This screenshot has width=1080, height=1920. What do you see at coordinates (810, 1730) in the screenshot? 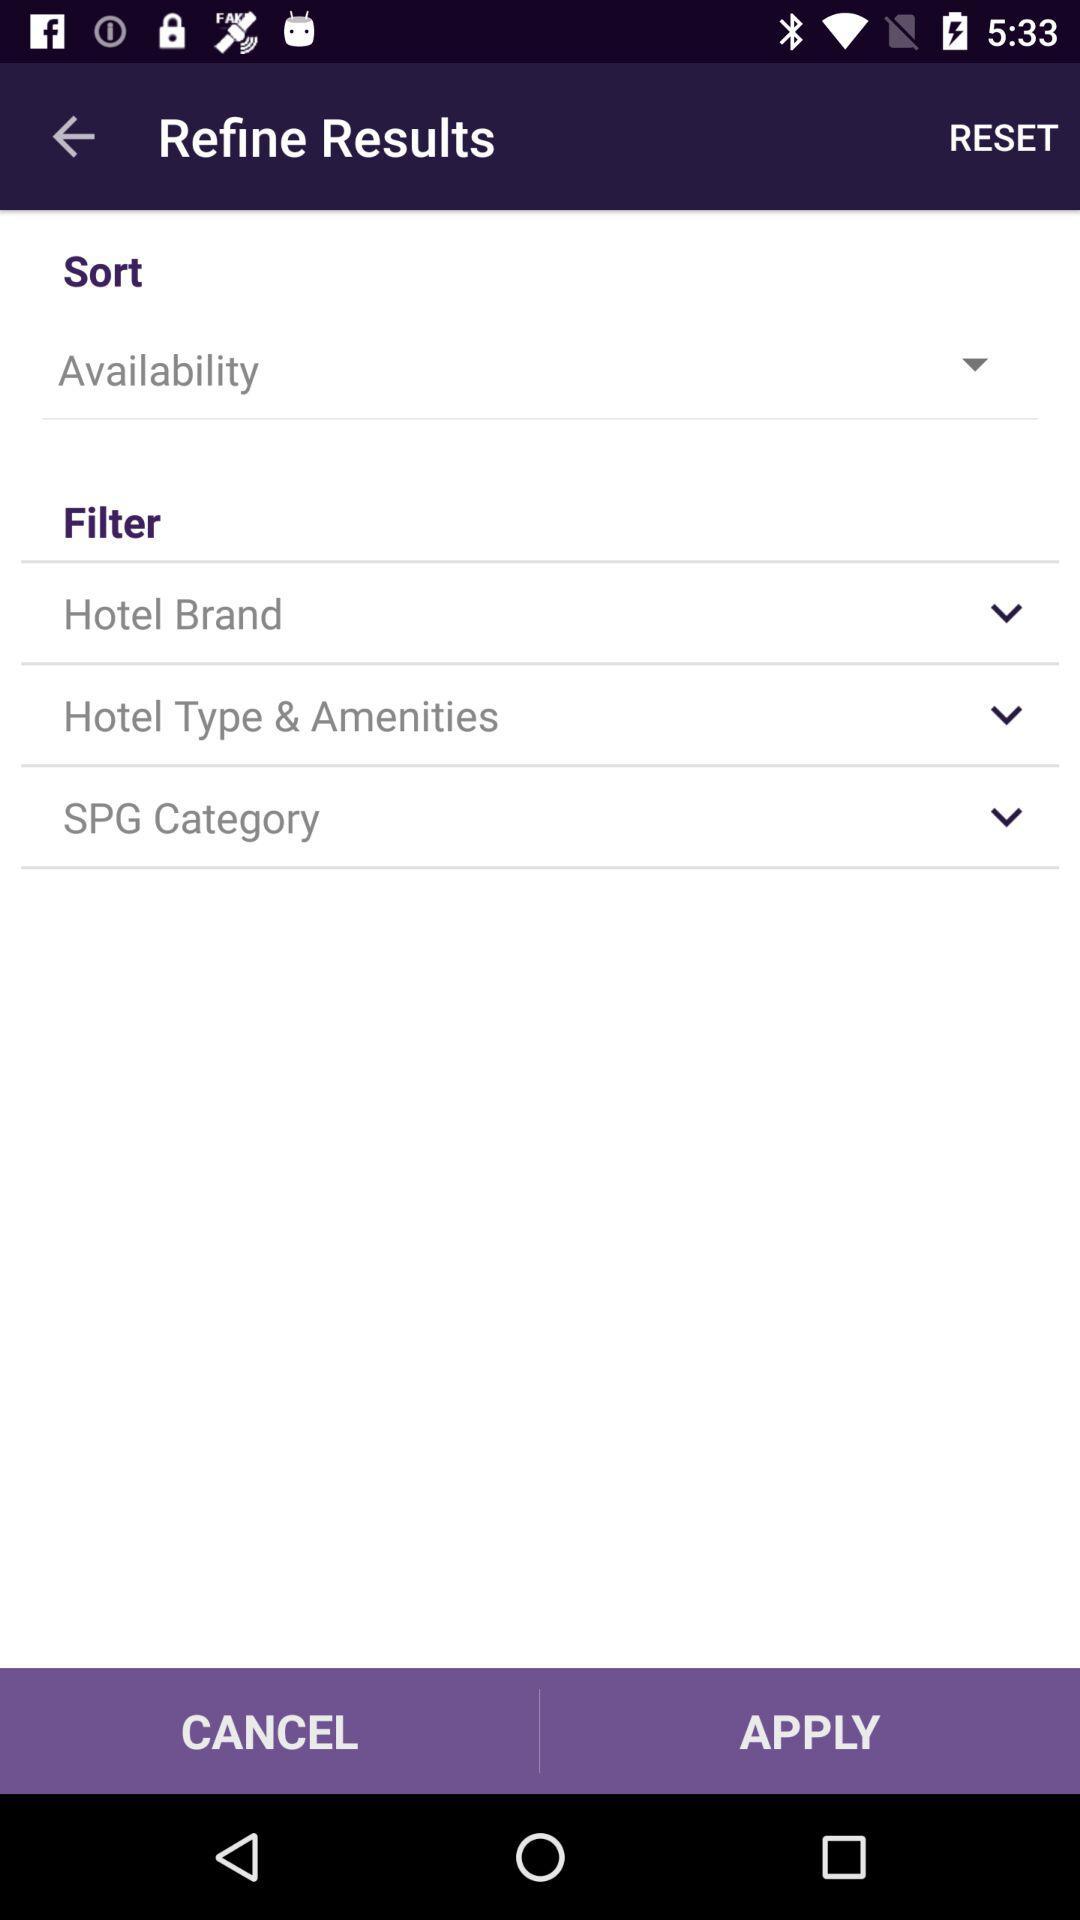
I see `the item to the right of cancel` at bounding box center [810, 1730].